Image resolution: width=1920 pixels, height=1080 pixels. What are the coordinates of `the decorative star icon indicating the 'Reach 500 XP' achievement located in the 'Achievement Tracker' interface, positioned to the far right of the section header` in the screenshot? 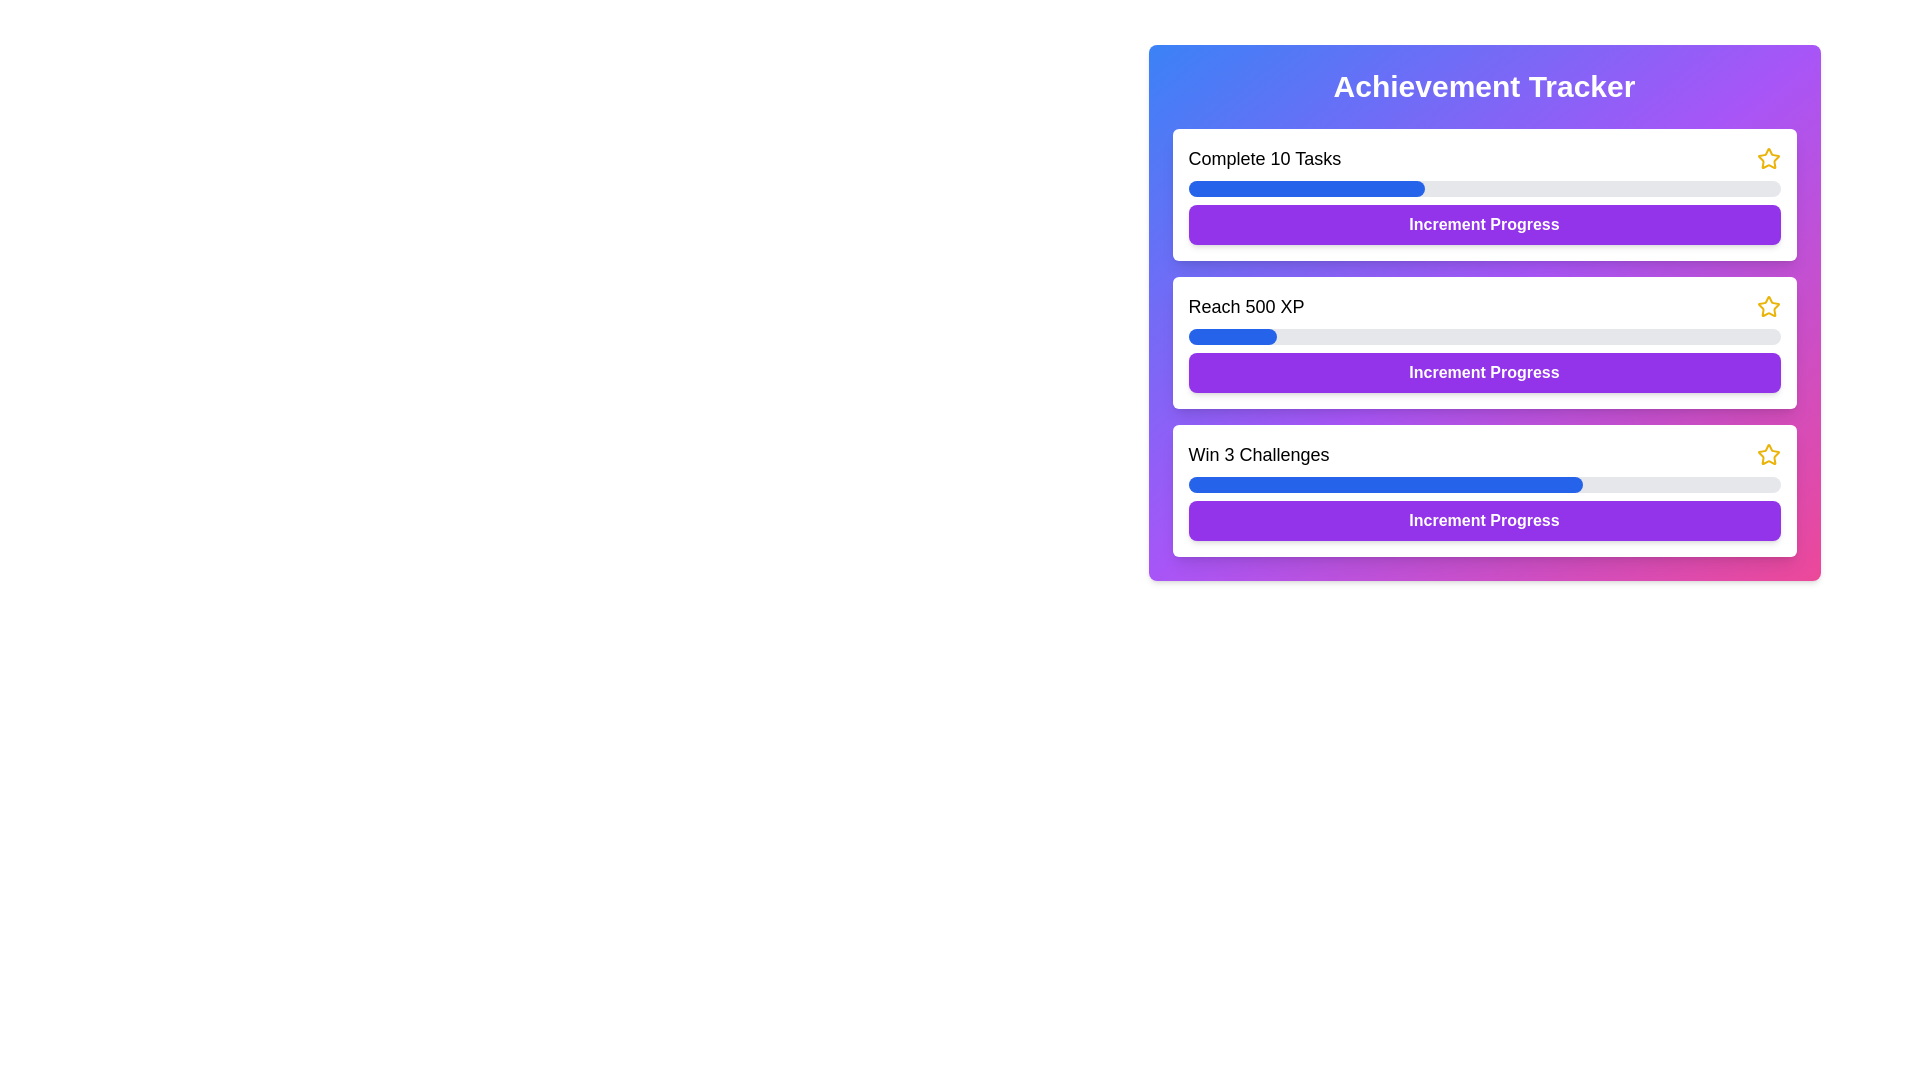 It's located at (1768, 307).